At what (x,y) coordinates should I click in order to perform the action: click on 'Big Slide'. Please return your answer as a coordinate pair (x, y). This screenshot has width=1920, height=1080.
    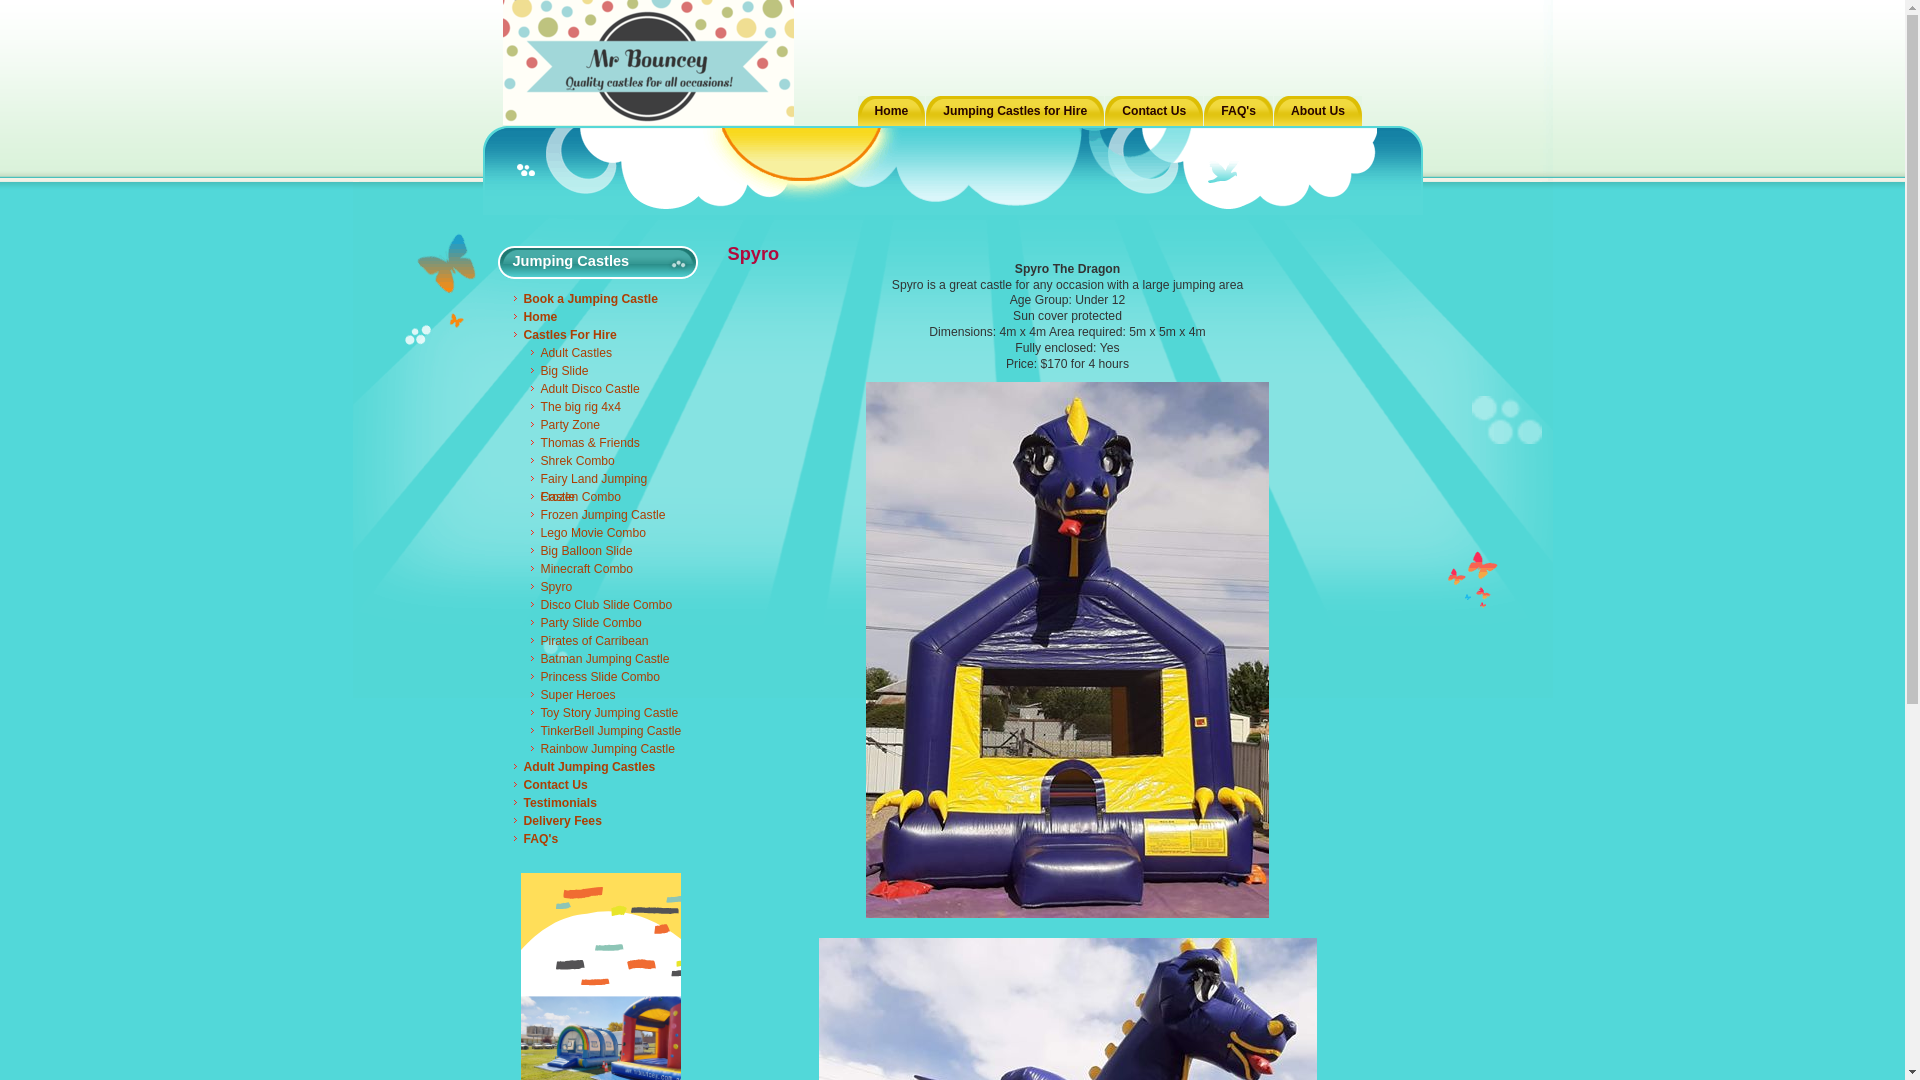
    Looking at the image, I should click on (529, 370).